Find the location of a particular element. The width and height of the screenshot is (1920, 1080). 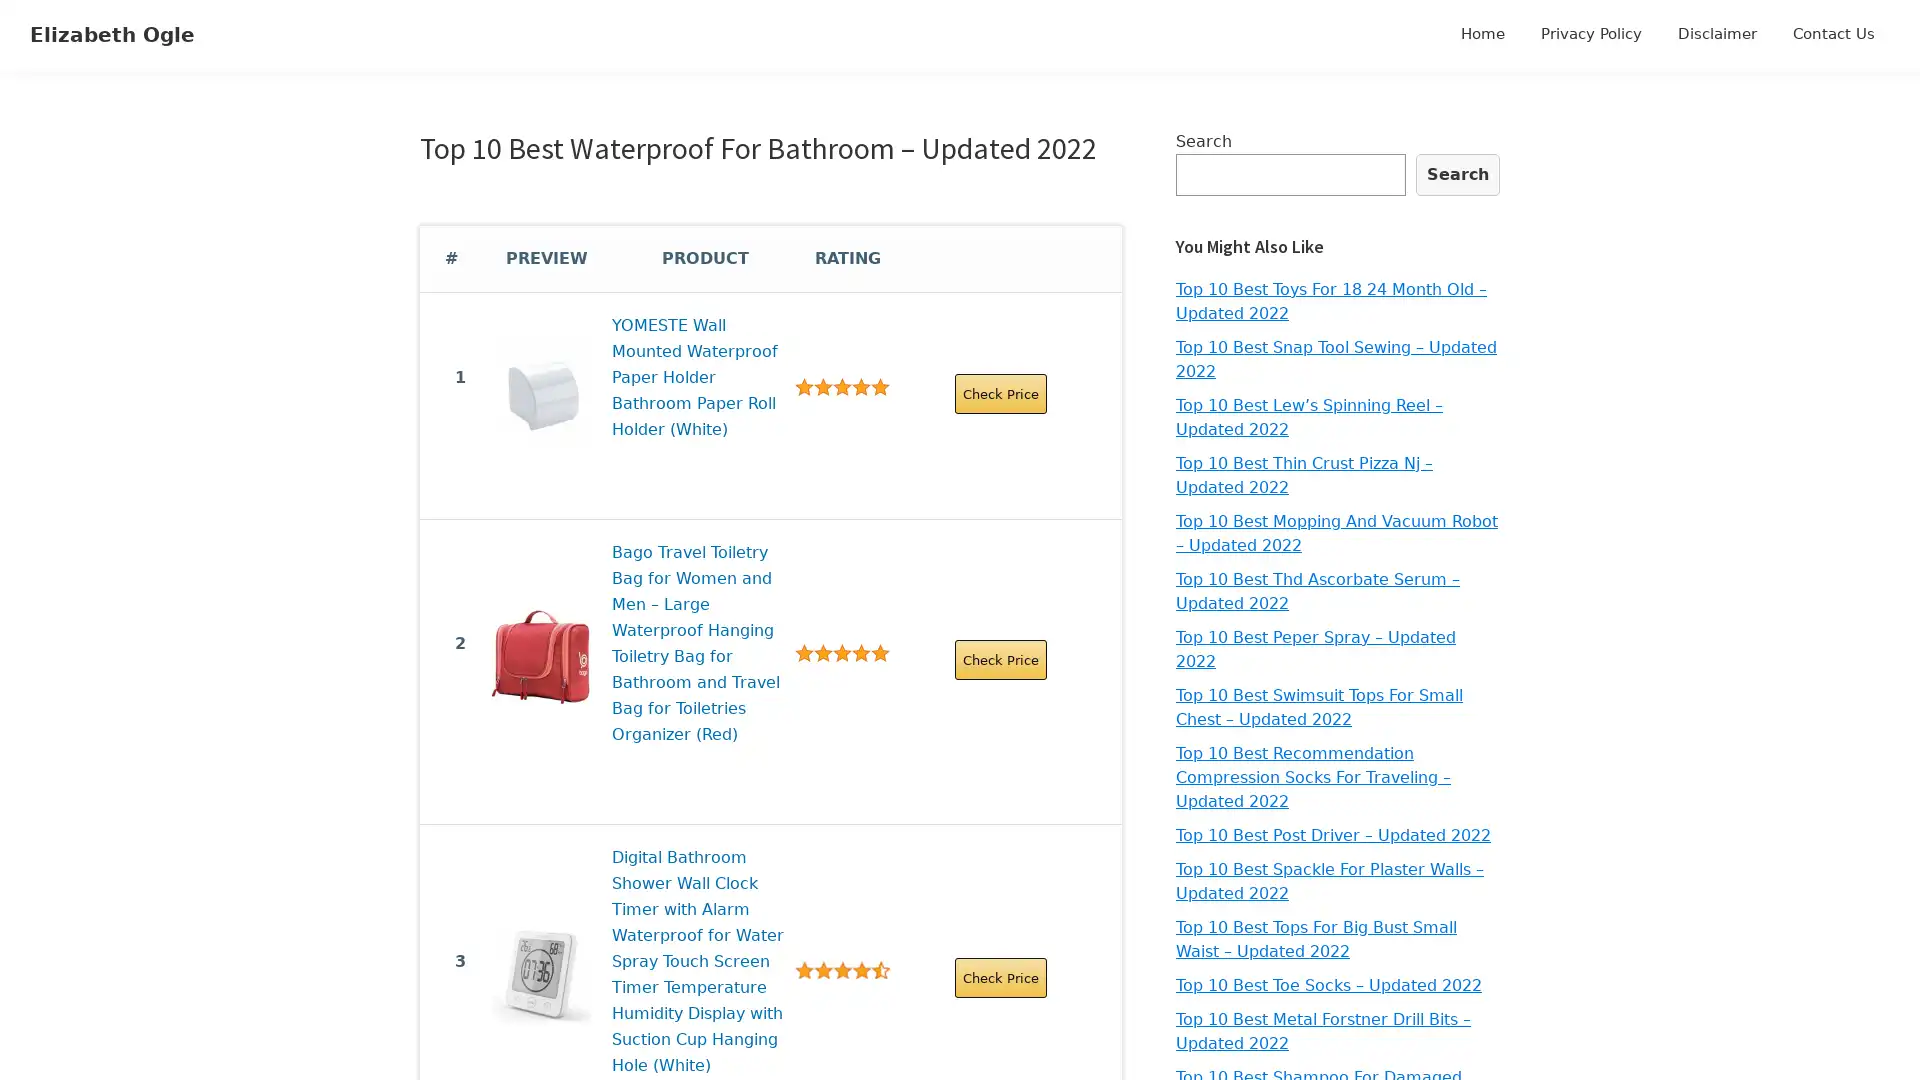

Search is located at coordinates (1458, 173).